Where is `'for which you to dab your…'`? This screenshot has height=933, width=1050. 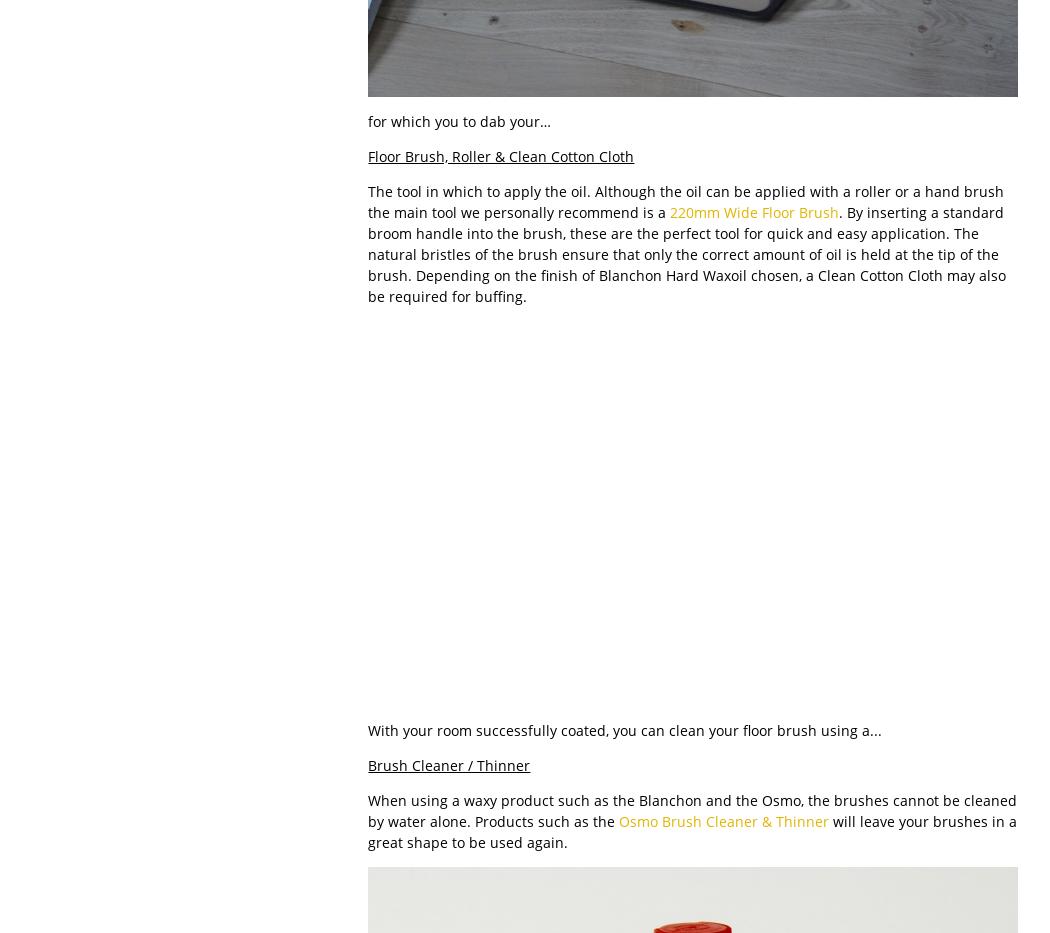 'for which you to dab your…' is located at coordinates (459, 120).